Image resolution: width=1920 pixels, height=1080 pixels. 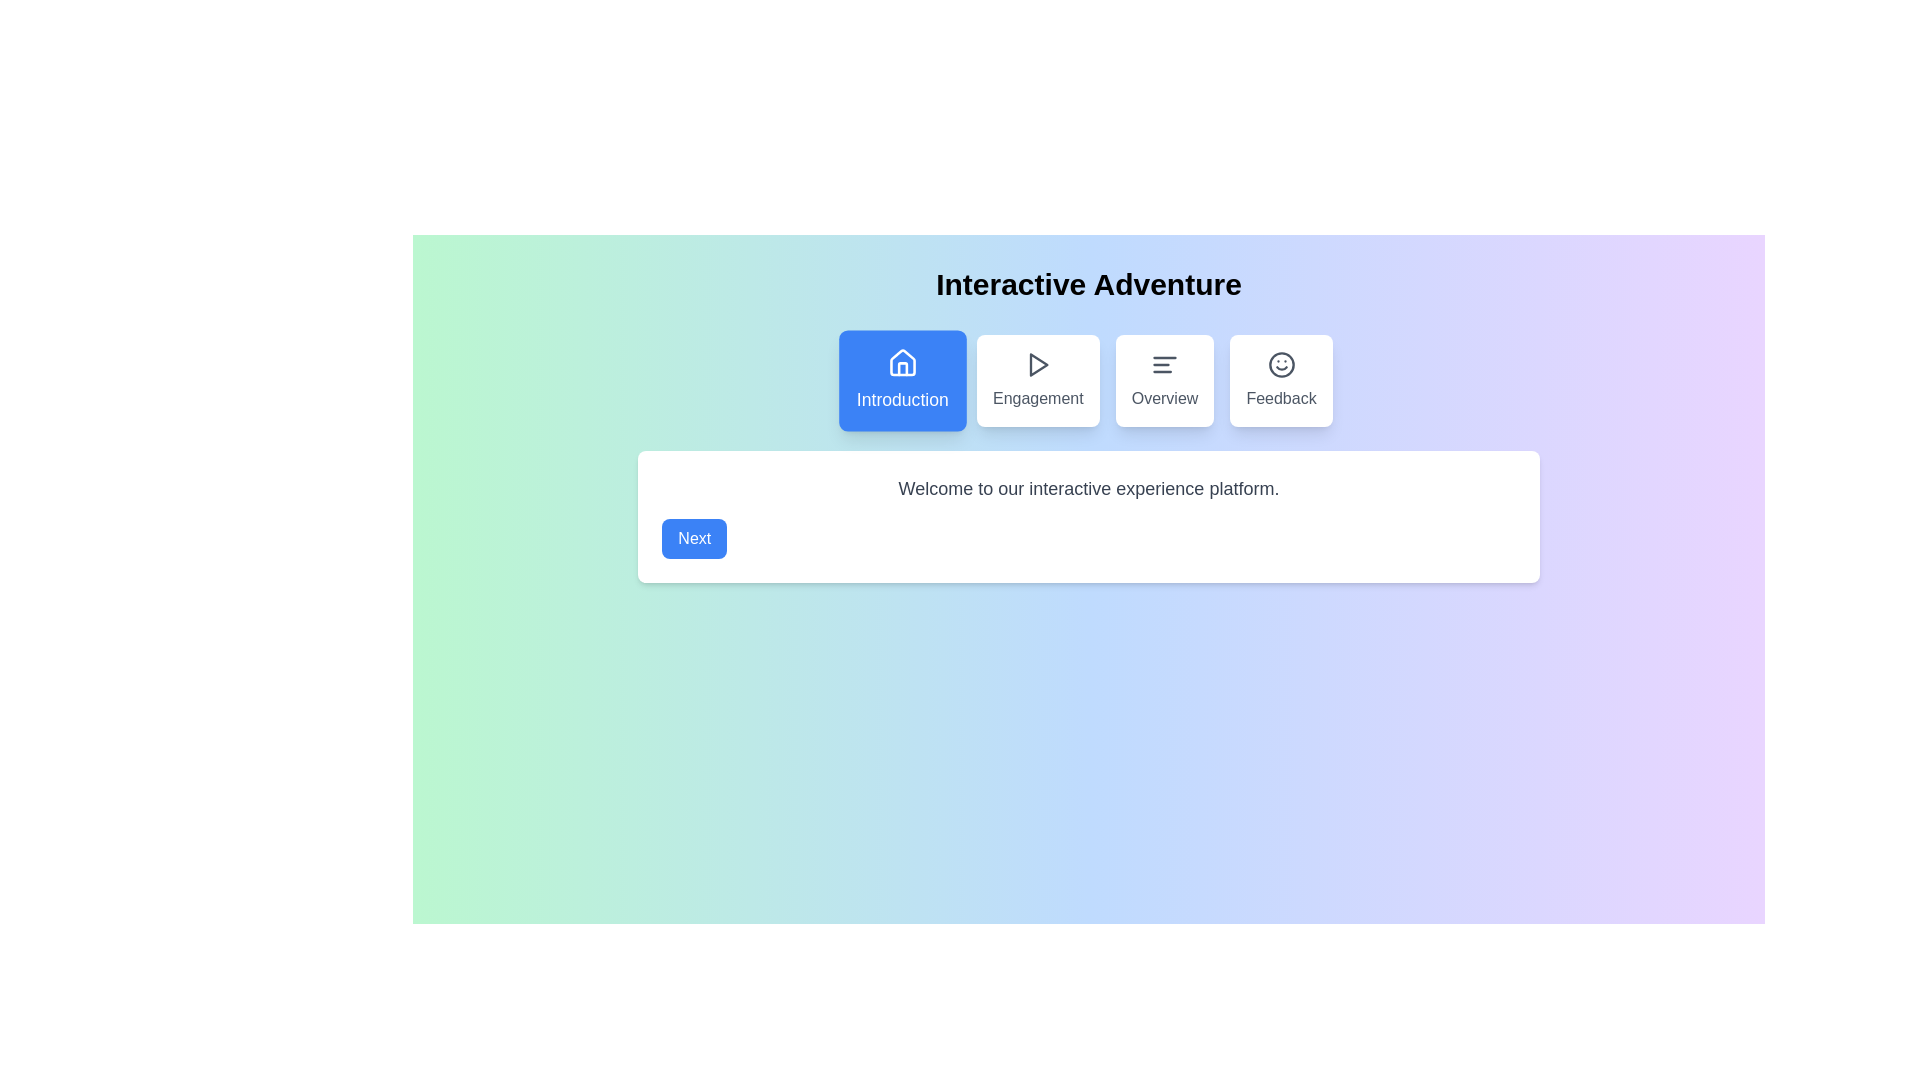 What do you see at coordinates (694, 538) in the screenshot?
I see `the 'Next' button to proceed to the next step in the interactive stepper` at bounding box center [694, 538].